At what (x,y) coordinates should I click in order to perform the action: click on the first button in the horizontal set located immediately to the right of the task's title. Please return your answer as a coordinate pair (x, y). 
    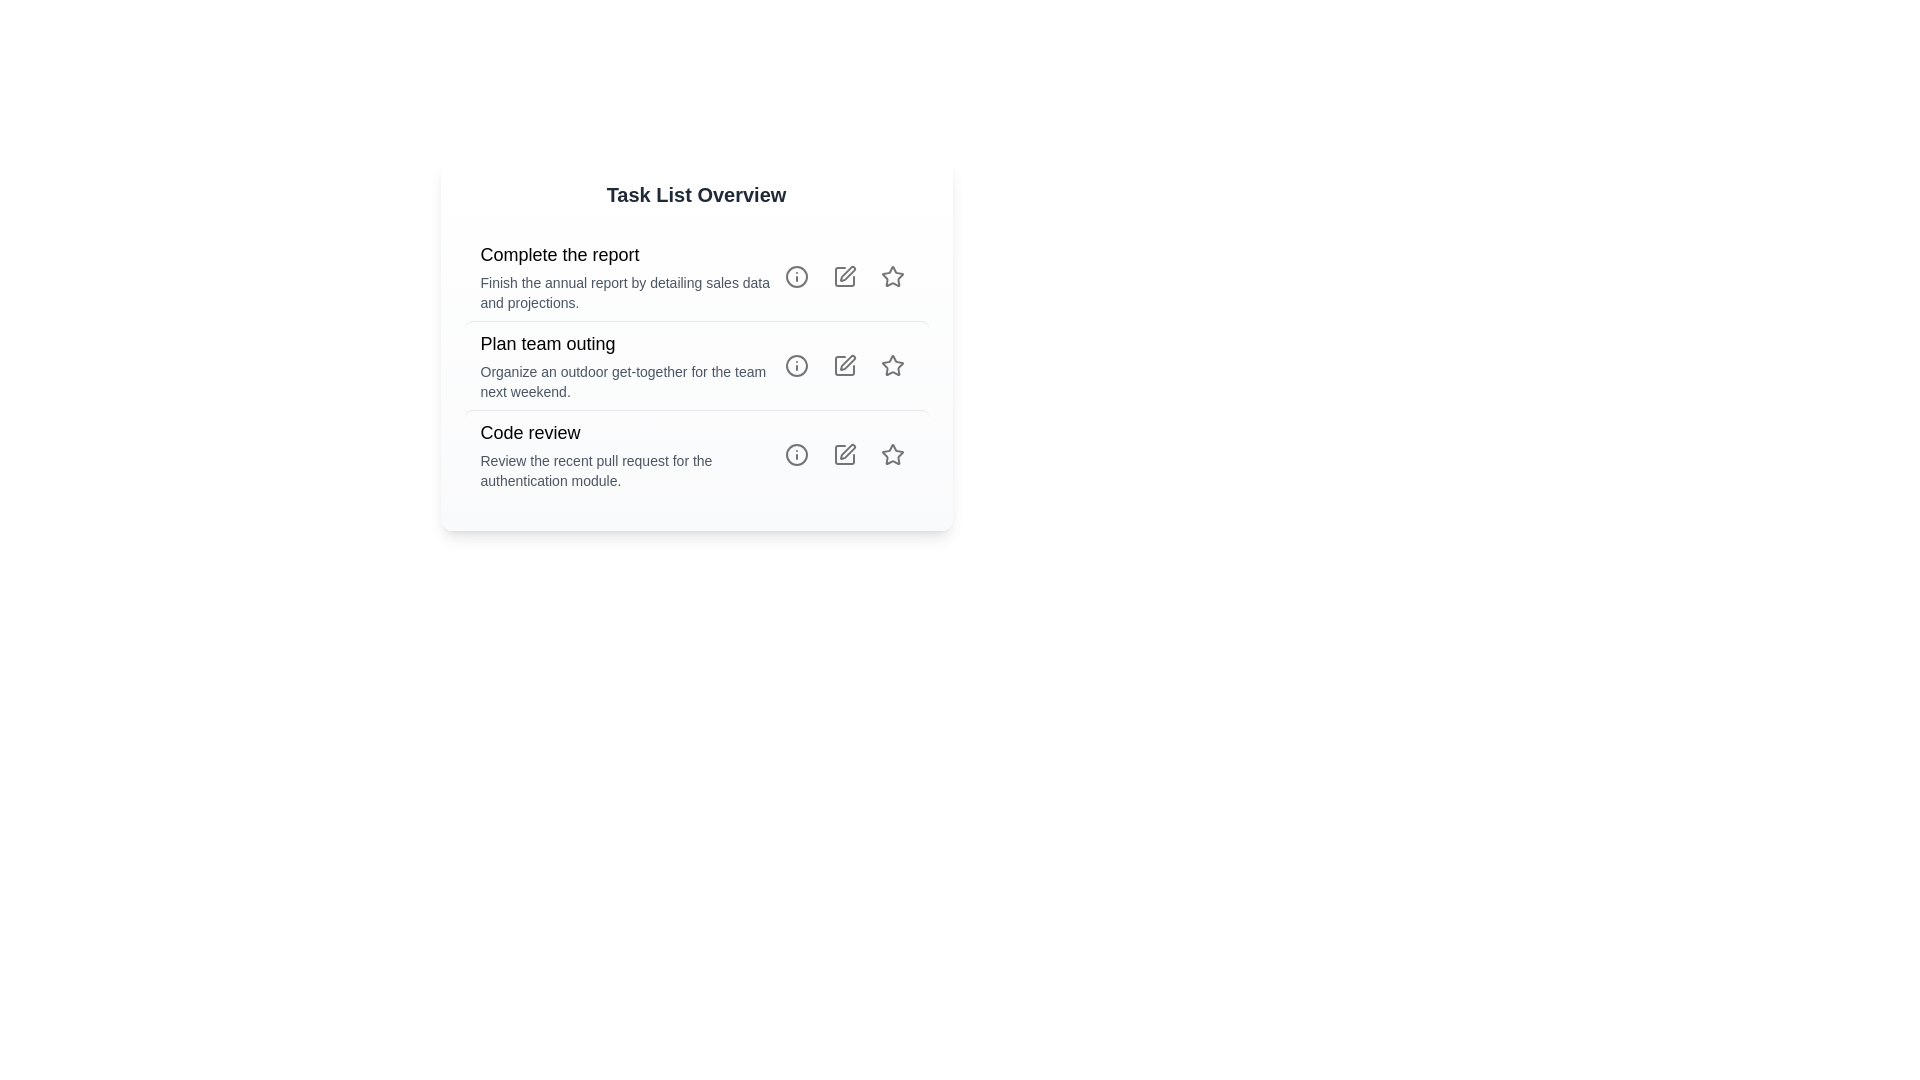
    Looking at the image, I should click on (795, 277).